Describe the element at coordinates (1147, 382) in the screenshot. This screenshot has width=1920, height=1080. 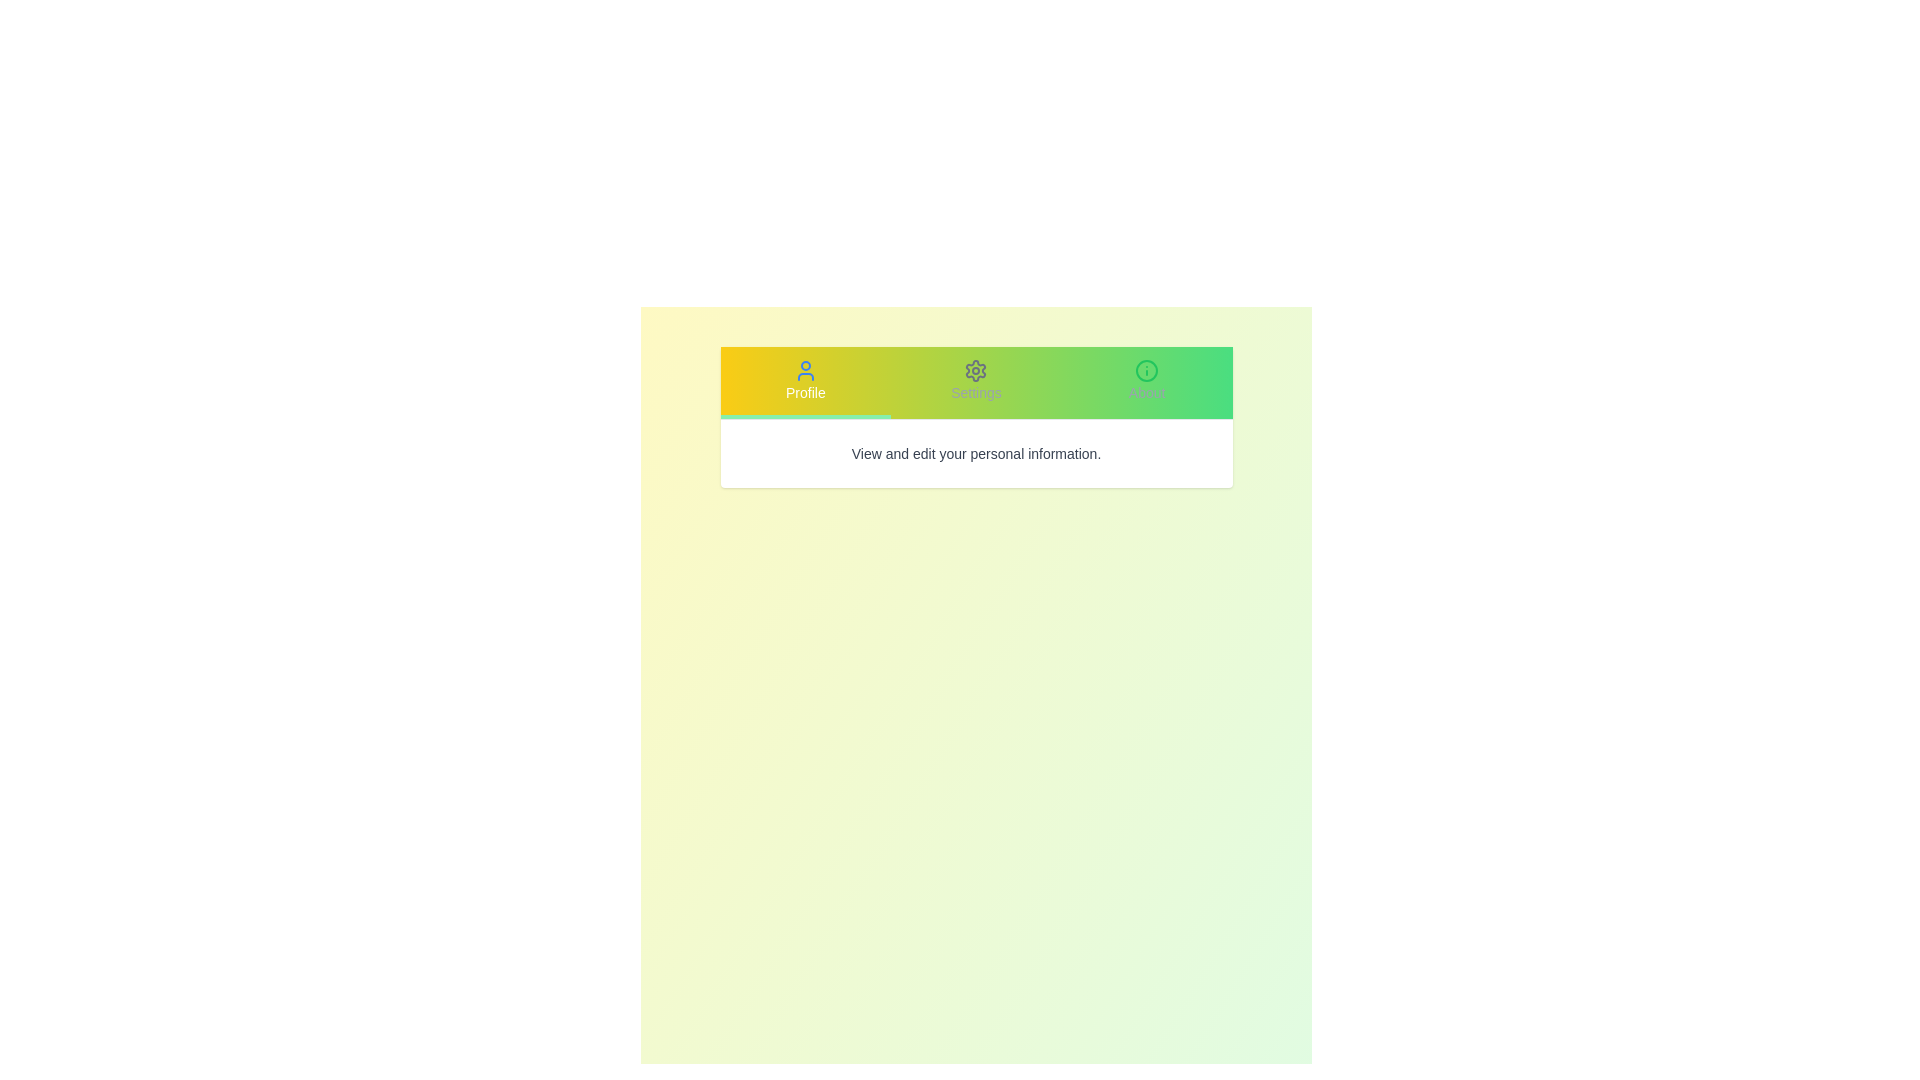
I see `the 'About' tab to activate it and display its content` at that location.